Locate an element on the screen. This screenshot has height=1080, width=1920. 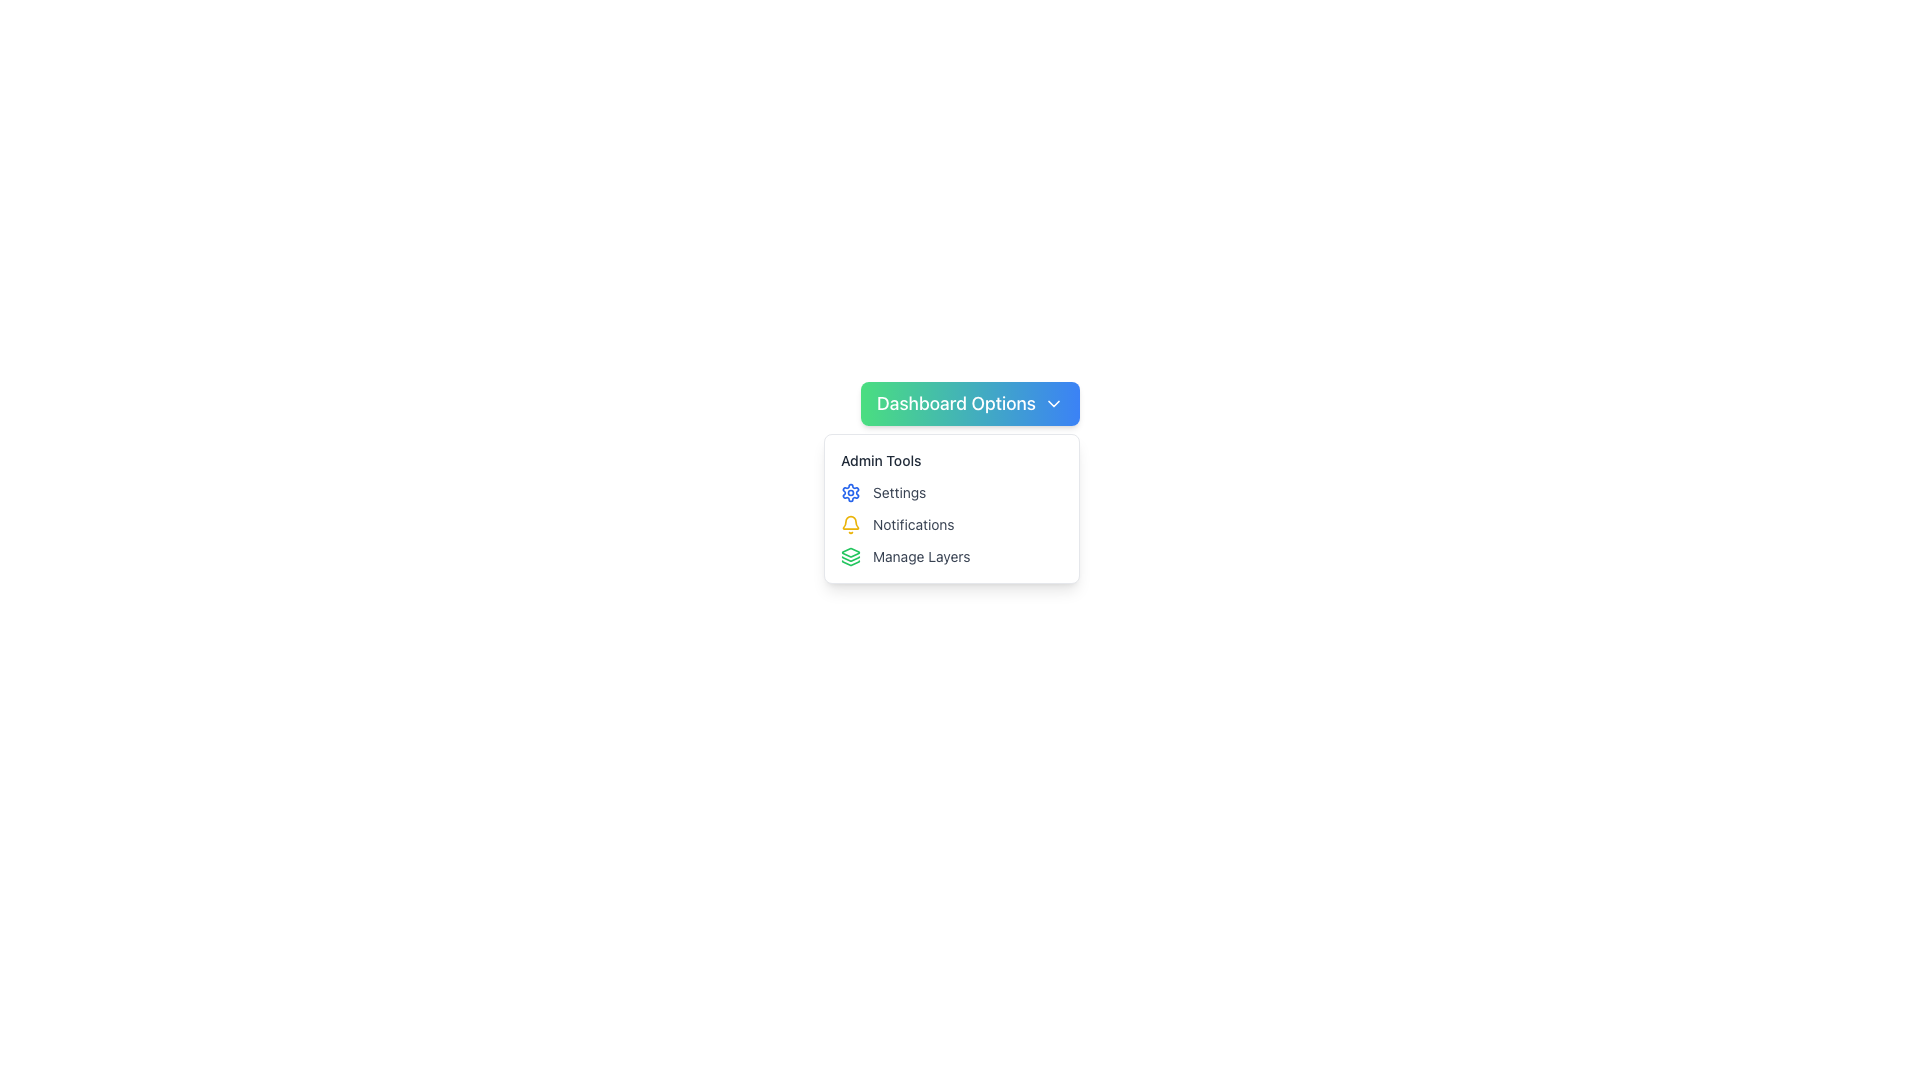
the blue gear icon that is located to the left of the text 'Settings' is located at coordinates (850, 493).